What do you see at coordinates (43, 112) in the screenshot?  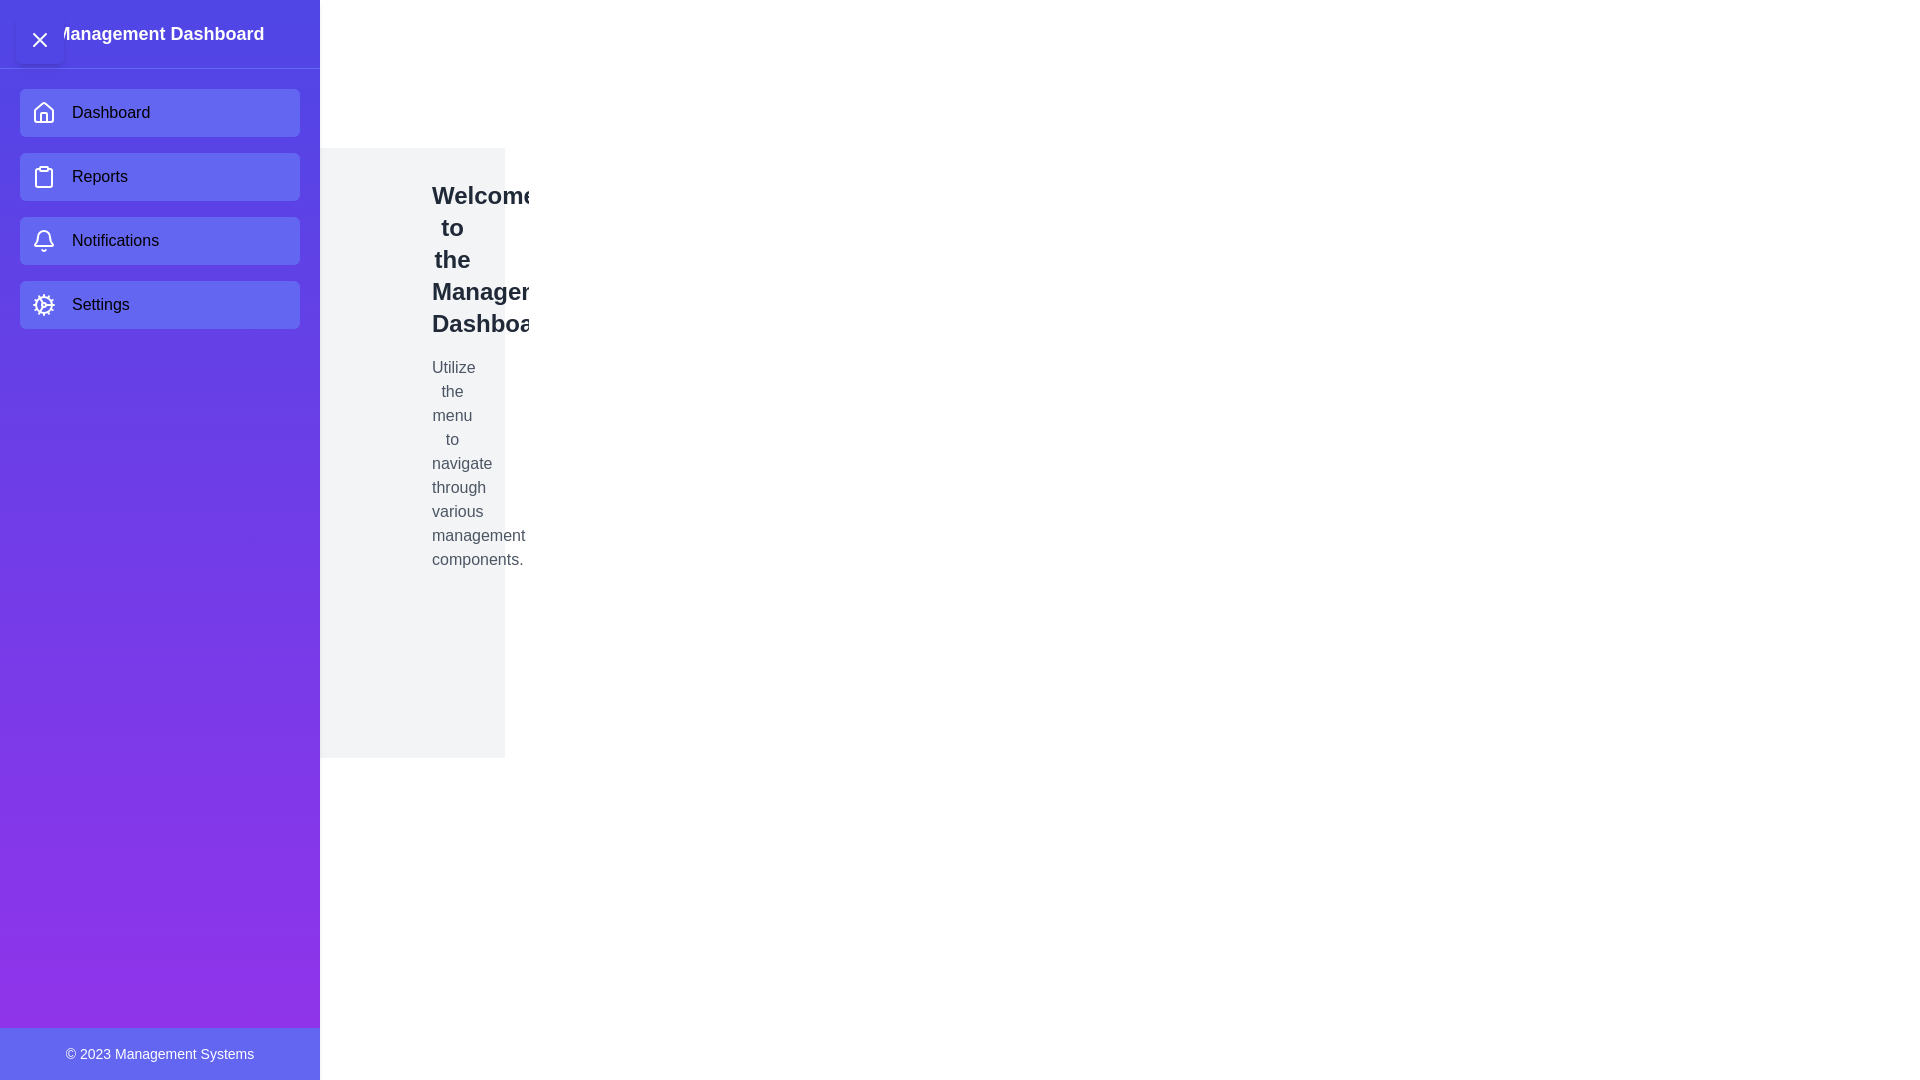 I see `the house-shaped icon in the Dashboard menu, which features a white stroke on a matching background, located at the top of the vertical menu panel` at bounding box center [43, 112].